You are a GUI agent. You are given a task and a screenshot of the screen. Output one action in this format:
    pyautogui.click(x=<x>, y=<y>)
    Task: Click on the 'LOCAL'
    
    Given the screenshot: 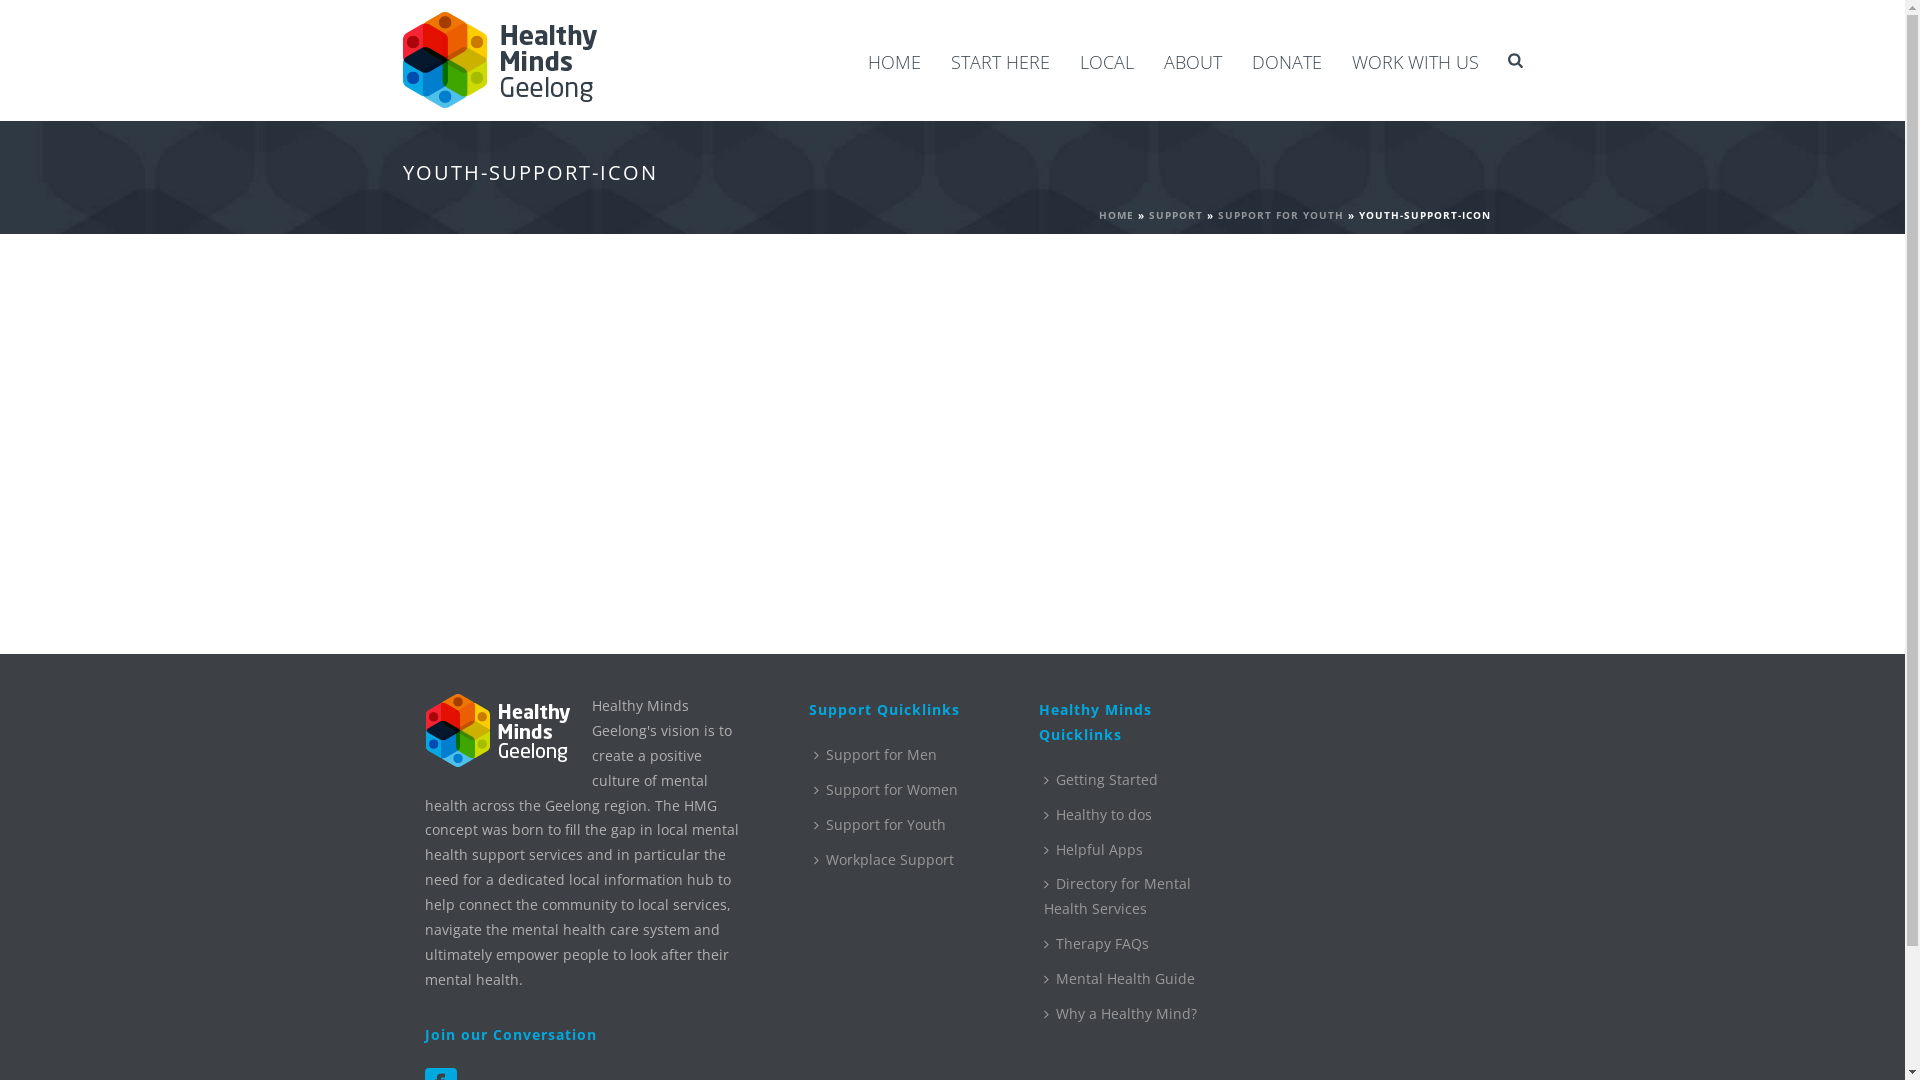 What is the action you would take?
    pyautogui.click(x=1106, y=60)
    